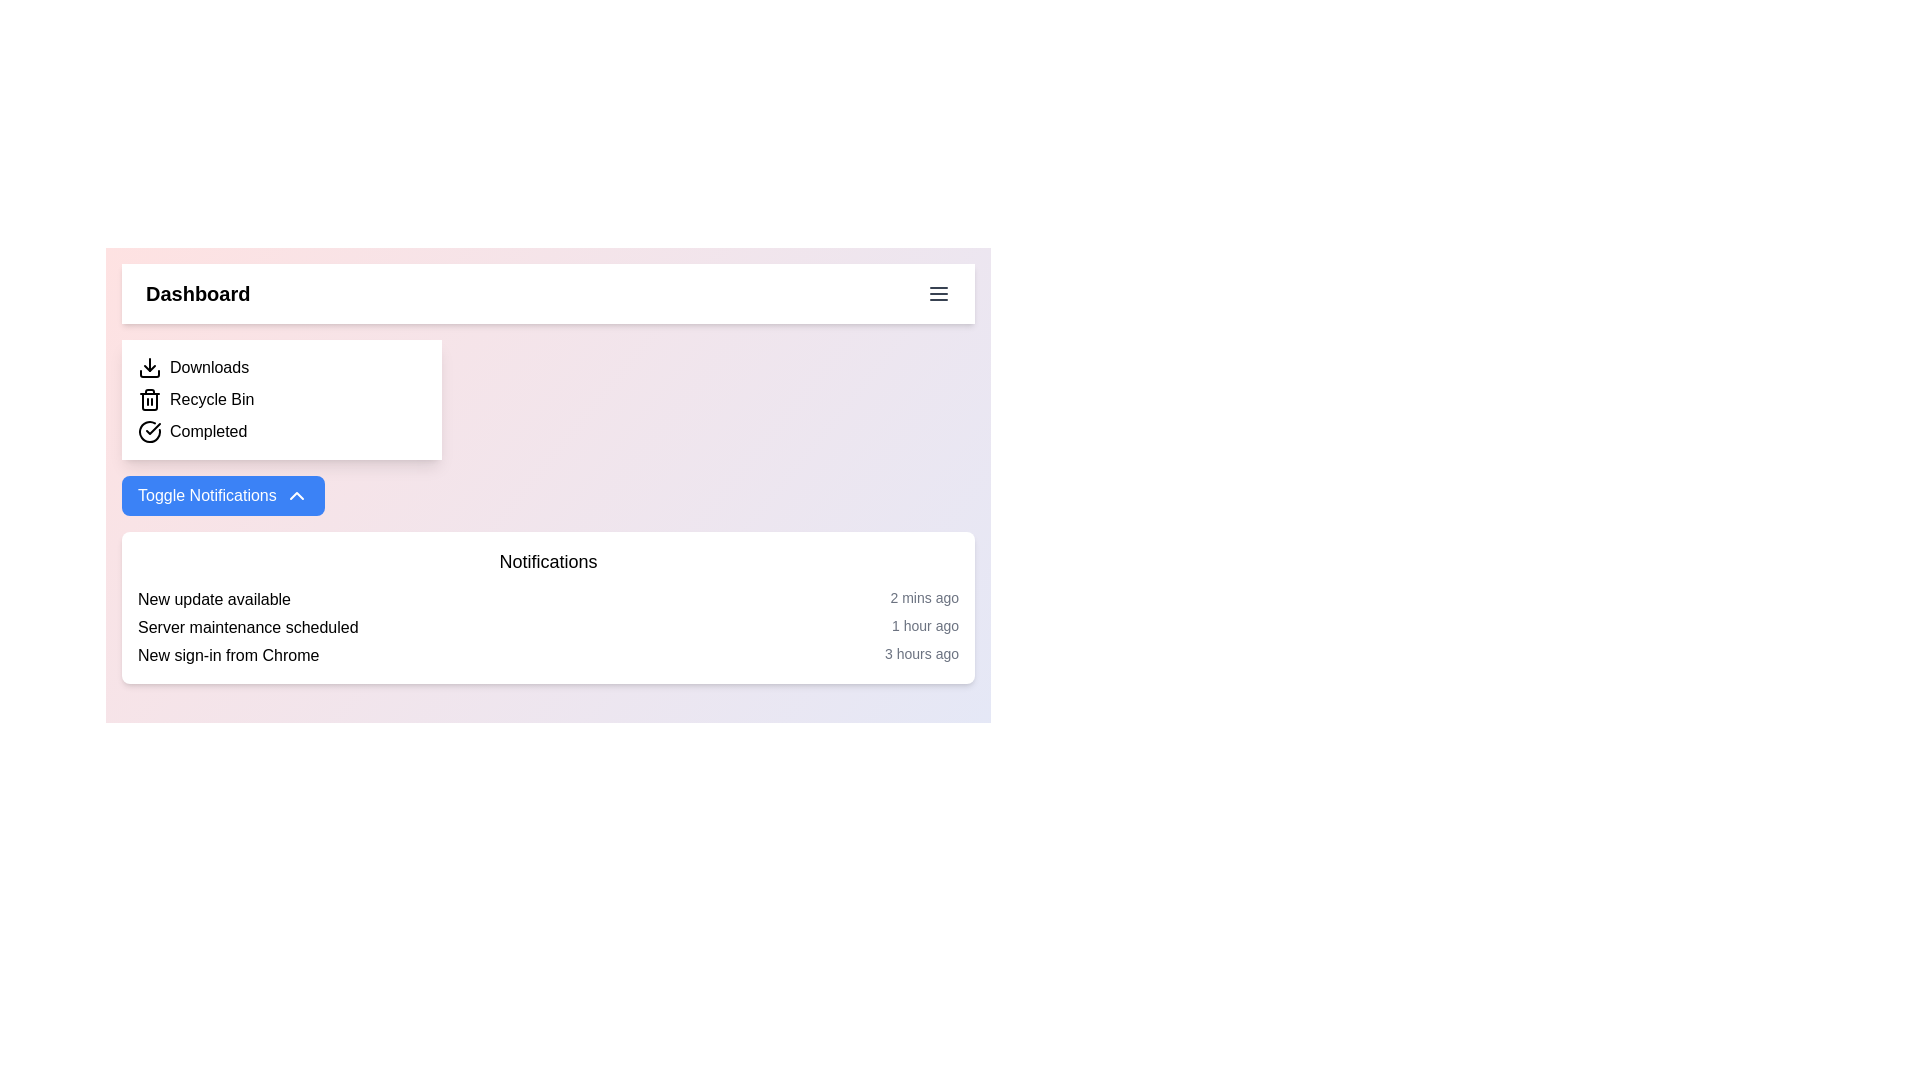  Describe the element at coordinates (295, 495) in the screenshot. I see `the chevron icon located at the right edge of the 'Toggle Notifications' button by clicking it` at that location.